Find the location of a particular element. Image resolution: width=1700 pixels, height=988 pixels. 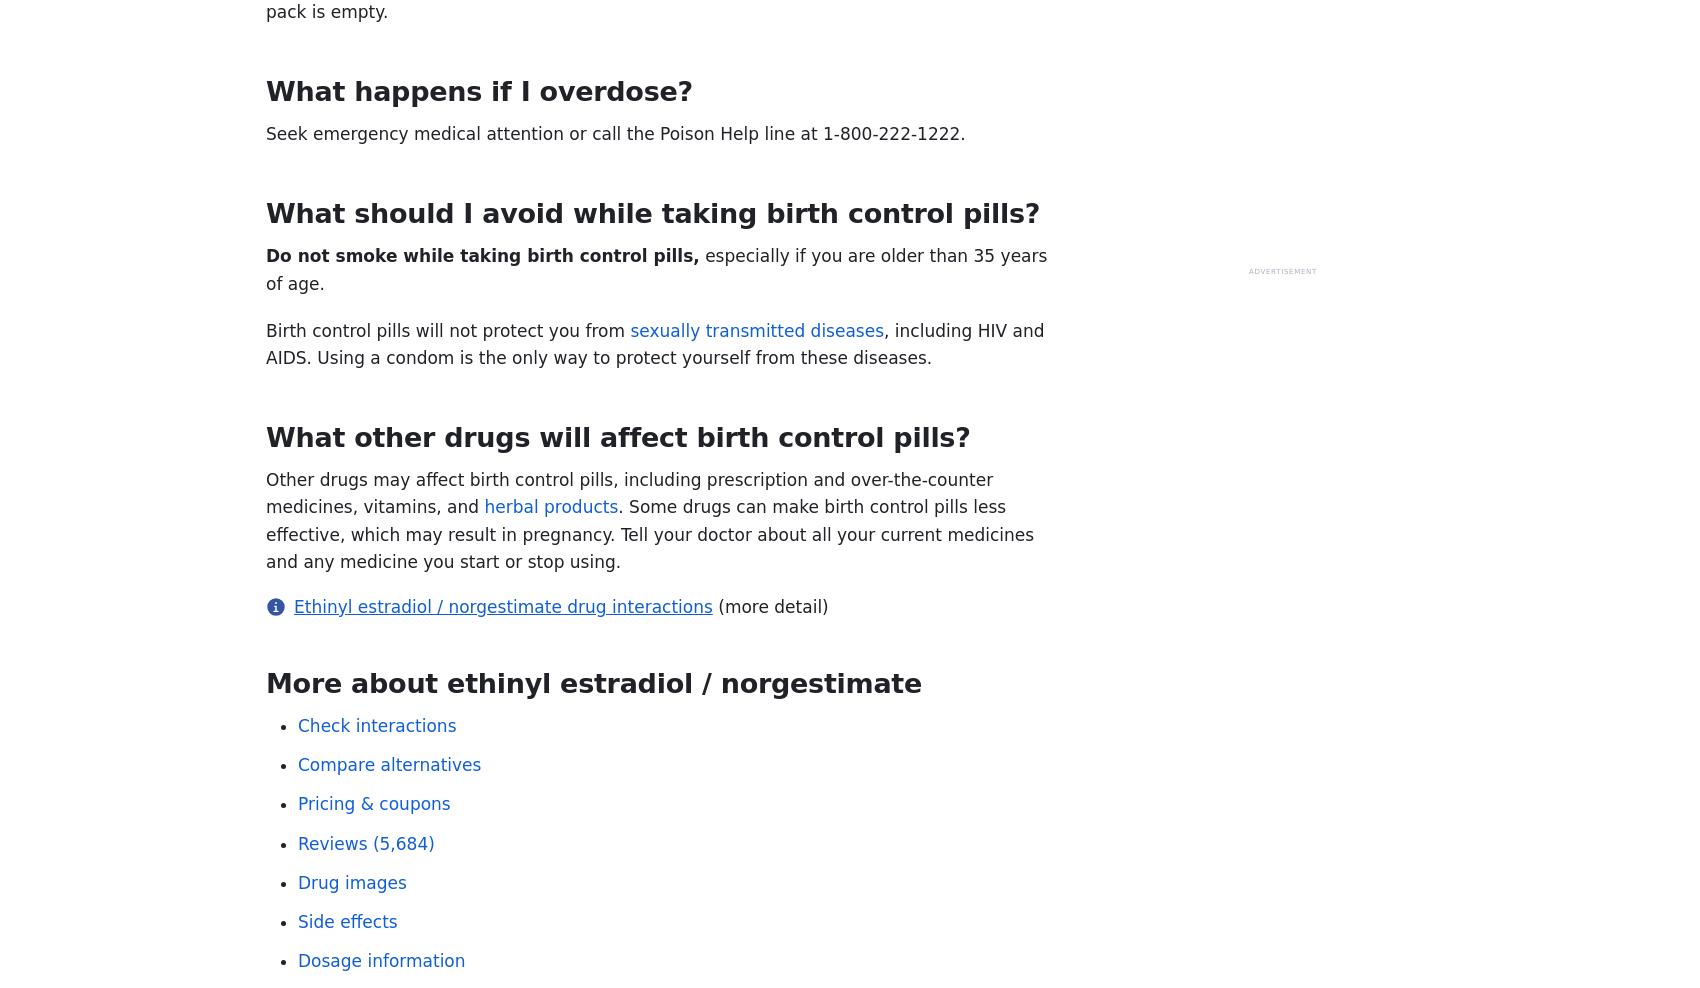

'Reviews (5,684)' is located at coordinates (298, 842).